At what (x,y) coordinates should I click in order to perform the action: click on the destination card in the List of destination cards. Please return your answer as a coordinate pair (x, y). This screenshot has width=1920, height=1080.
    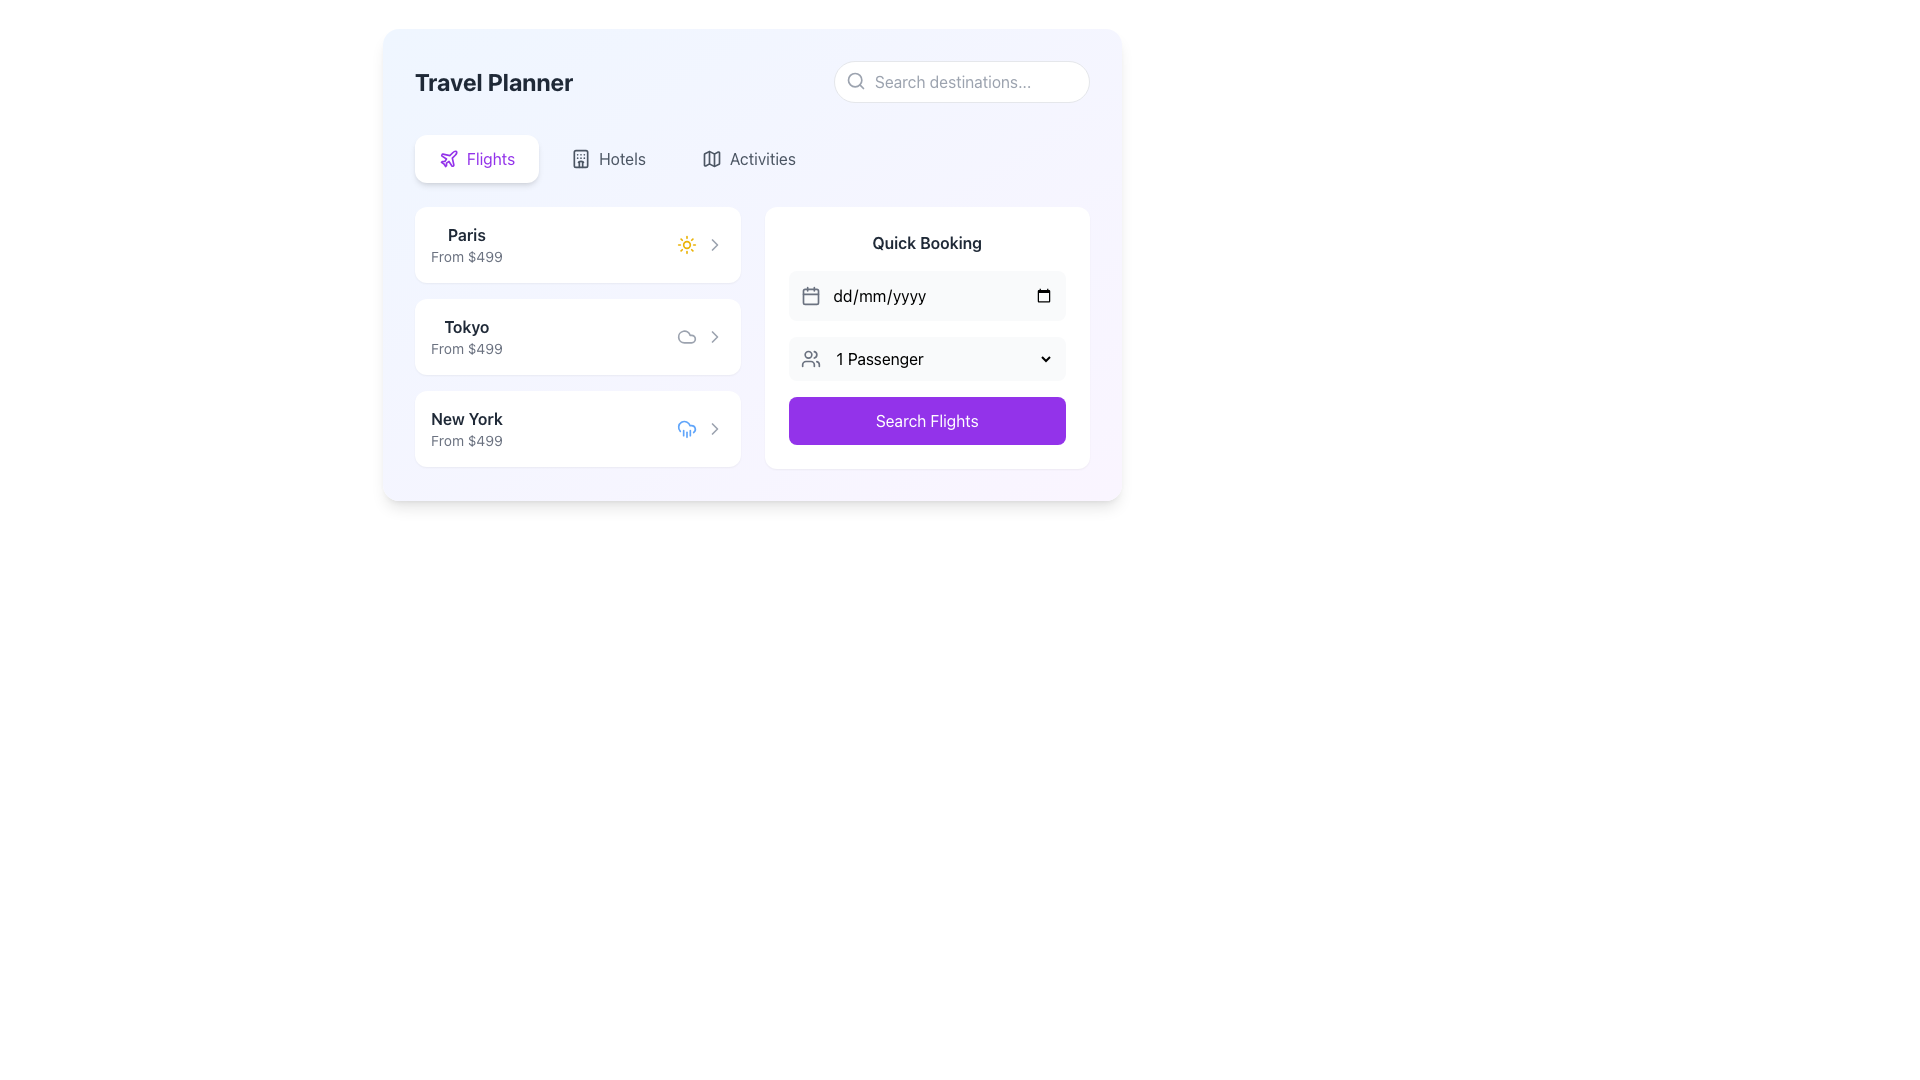
    Looking at the image, I should click on (751, 337).